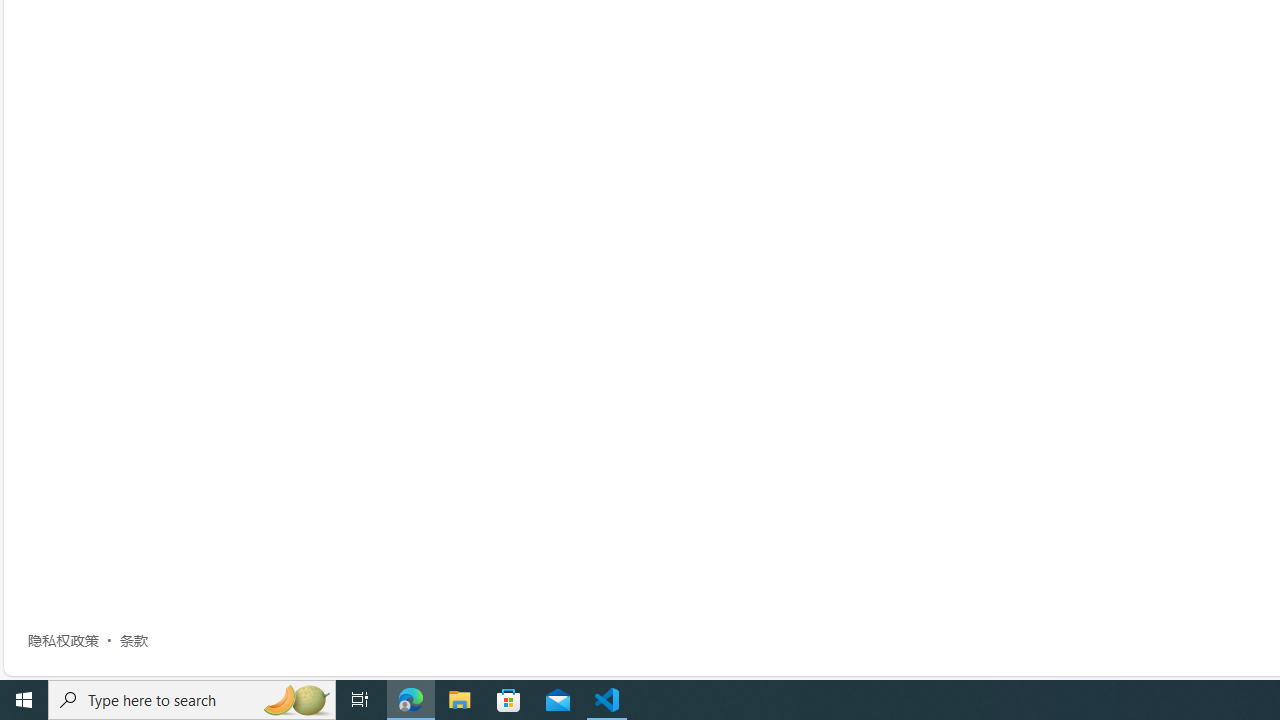 This screenshot has width=1280, height=720. I want to click on 'Start', so click(24, 698).